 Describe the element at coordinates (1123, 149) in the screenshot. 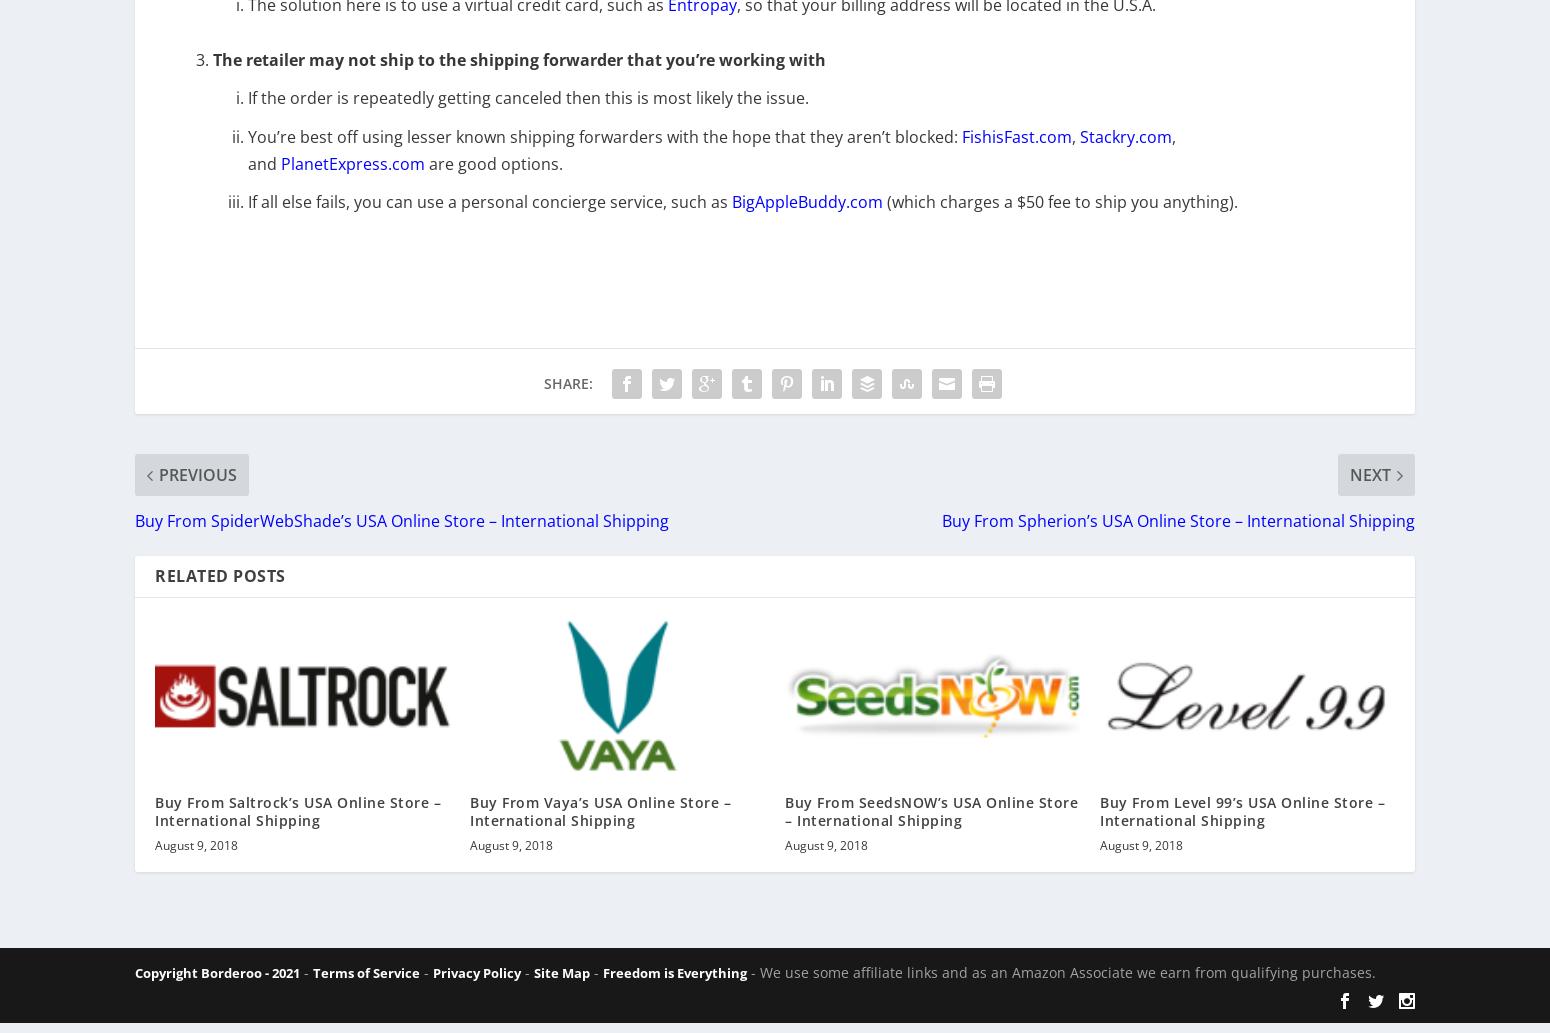

I see `'Stackry.com'` at that location.